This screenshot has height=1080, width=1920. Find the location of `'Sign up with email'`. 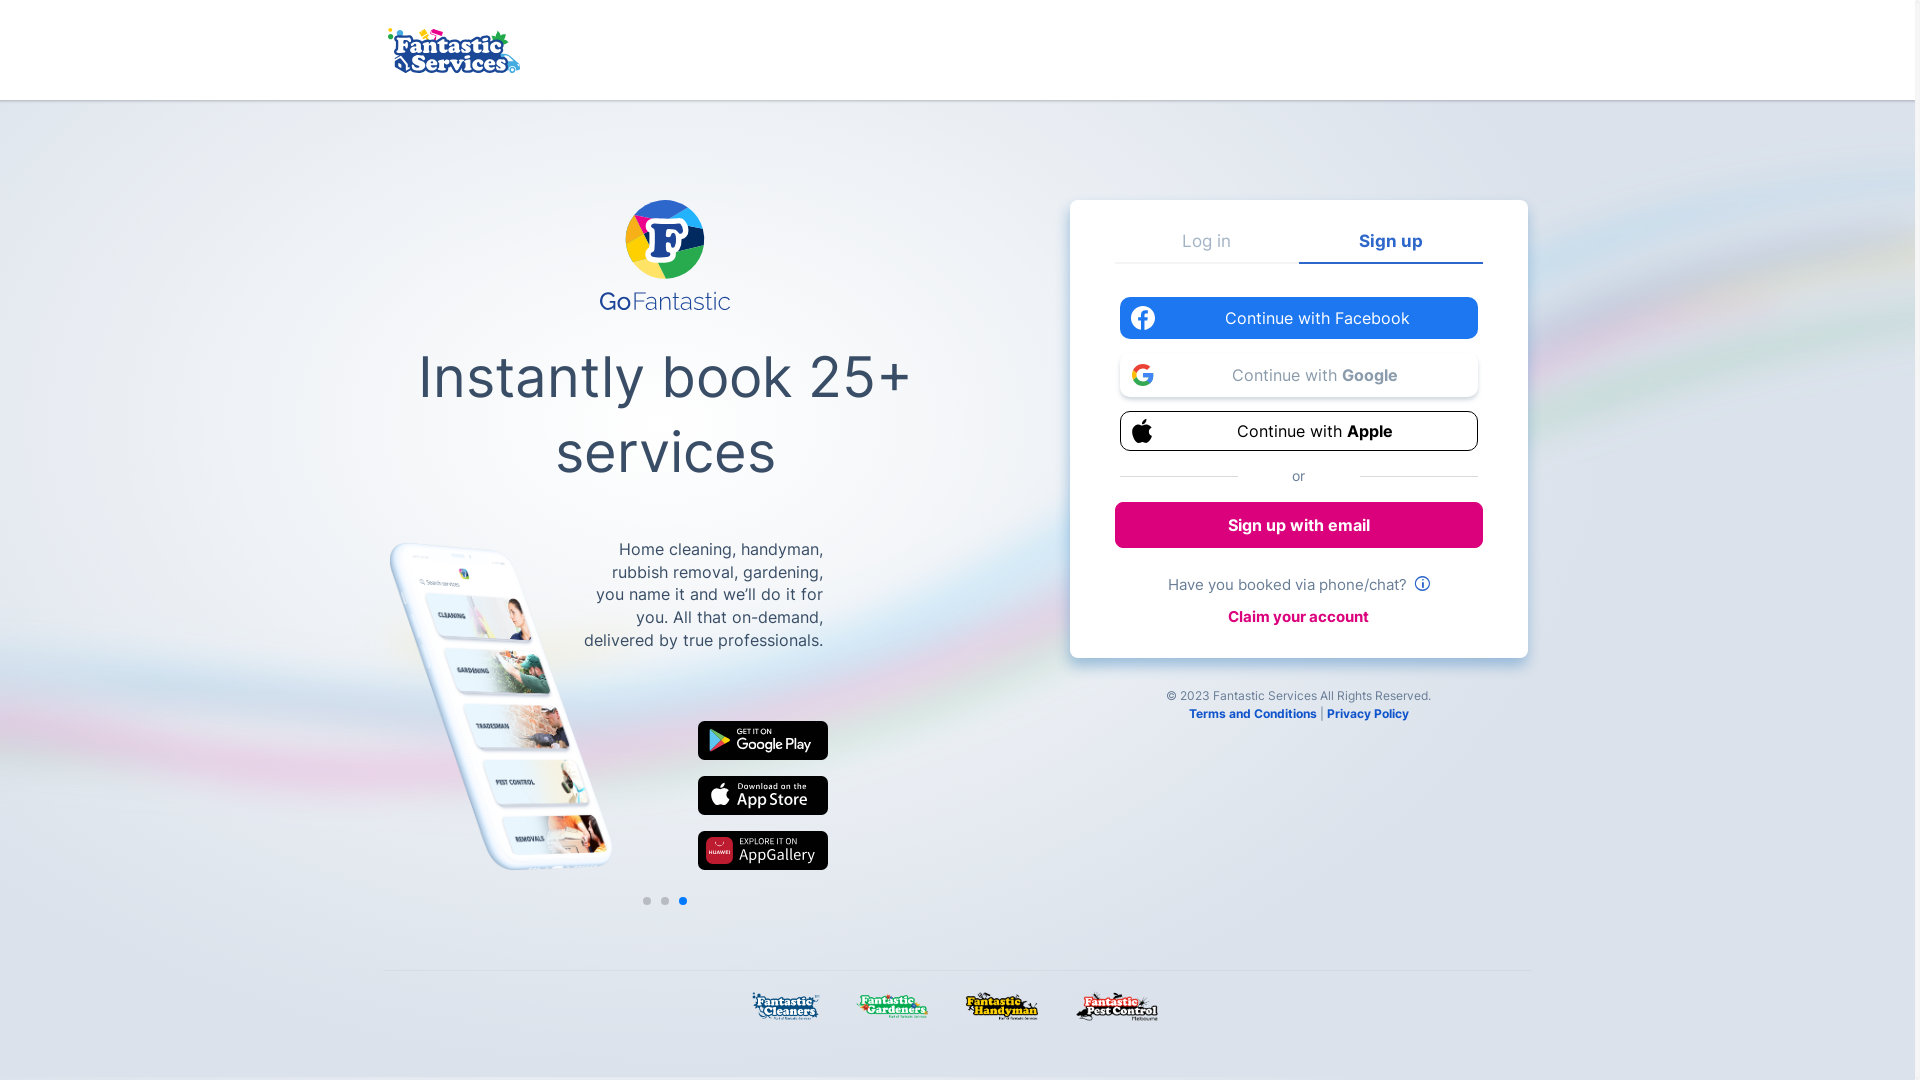

'Sign up with email' is located at coordinates (1299, 523).